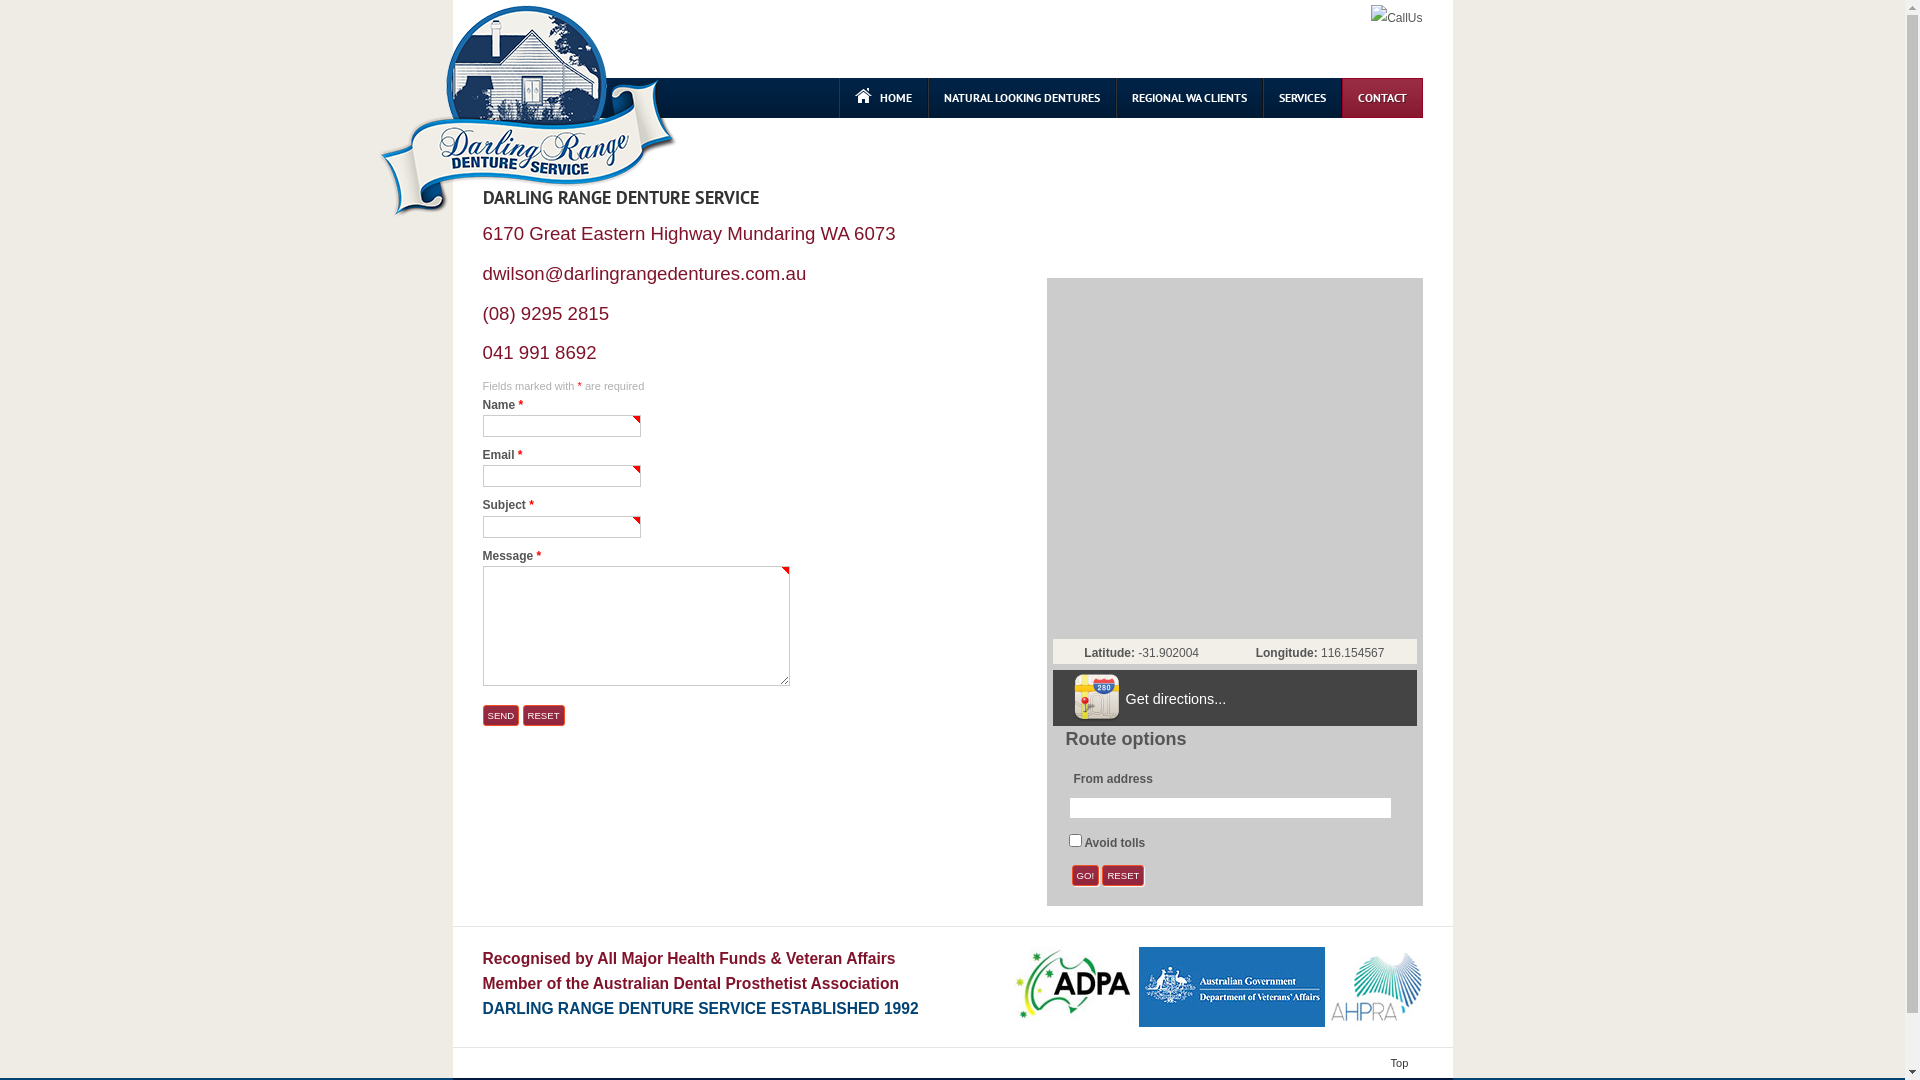 The width and height of the screenshot is (1920, 1080). What do you see at coordinates (634, 624) in the screenshot?
I see `'Message'` at bounding box center [634, 624].